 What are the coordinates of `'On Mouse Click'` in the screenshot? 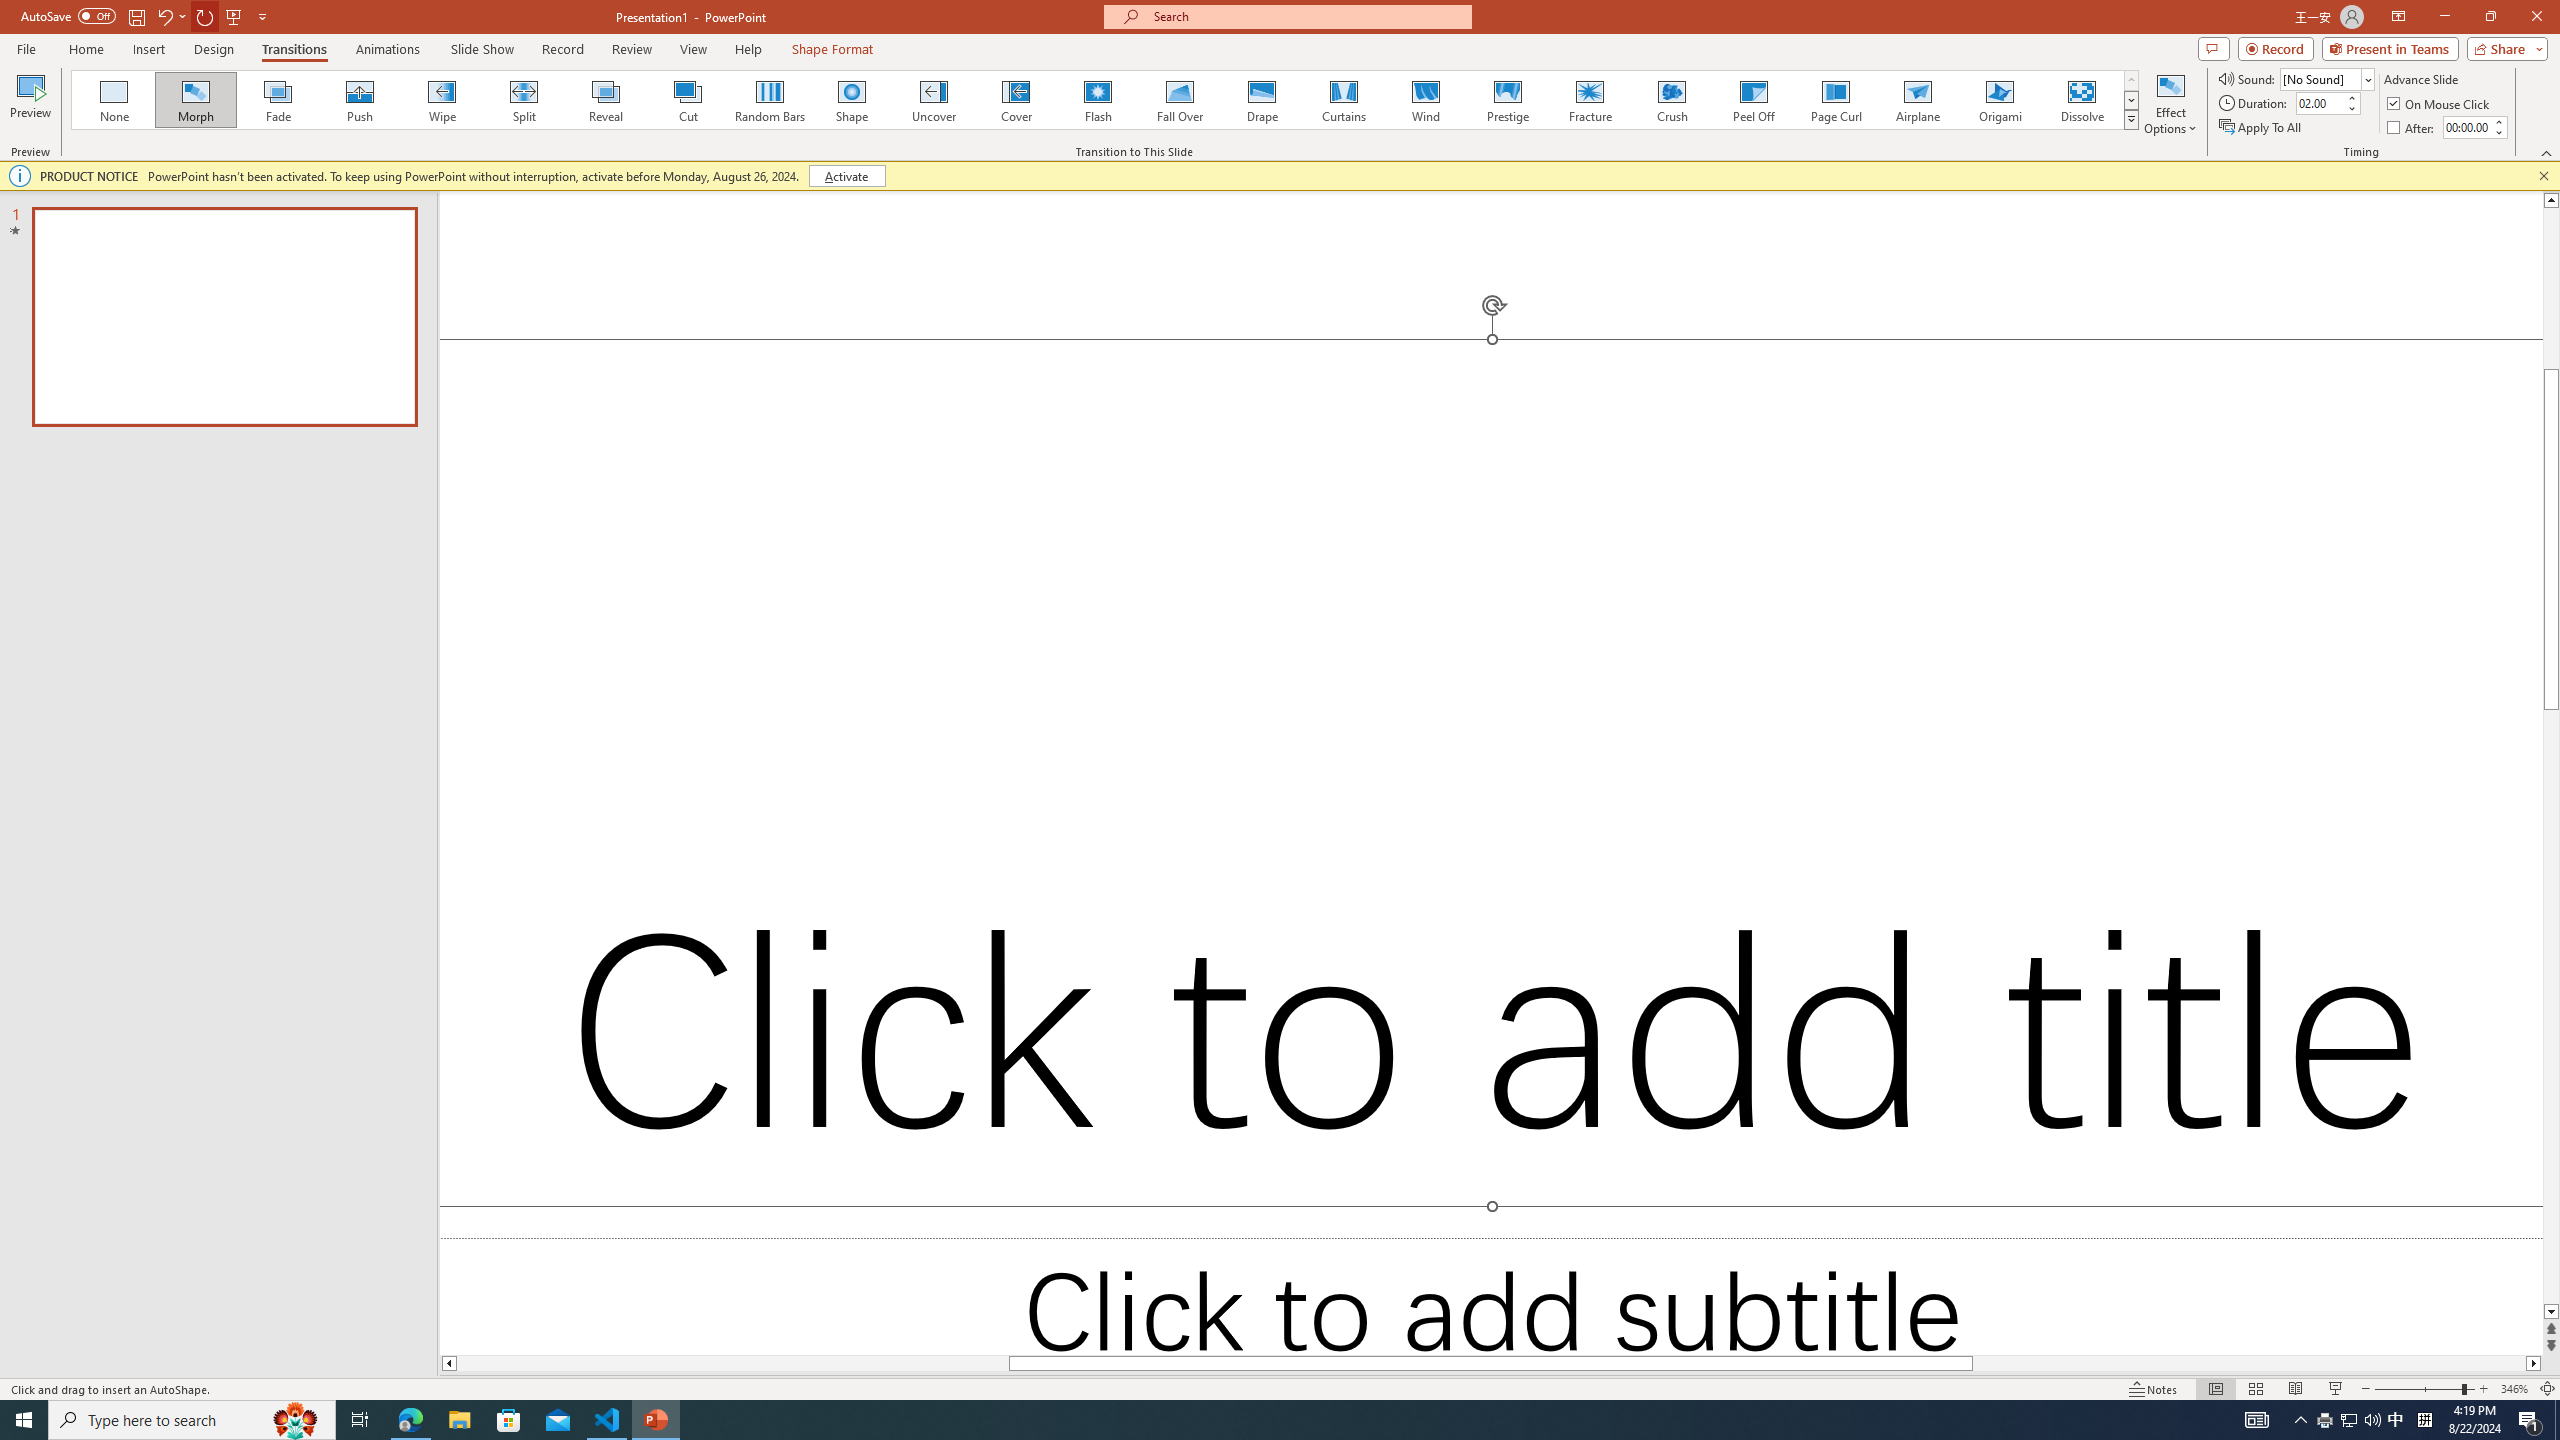 It's located at (2438, 103).